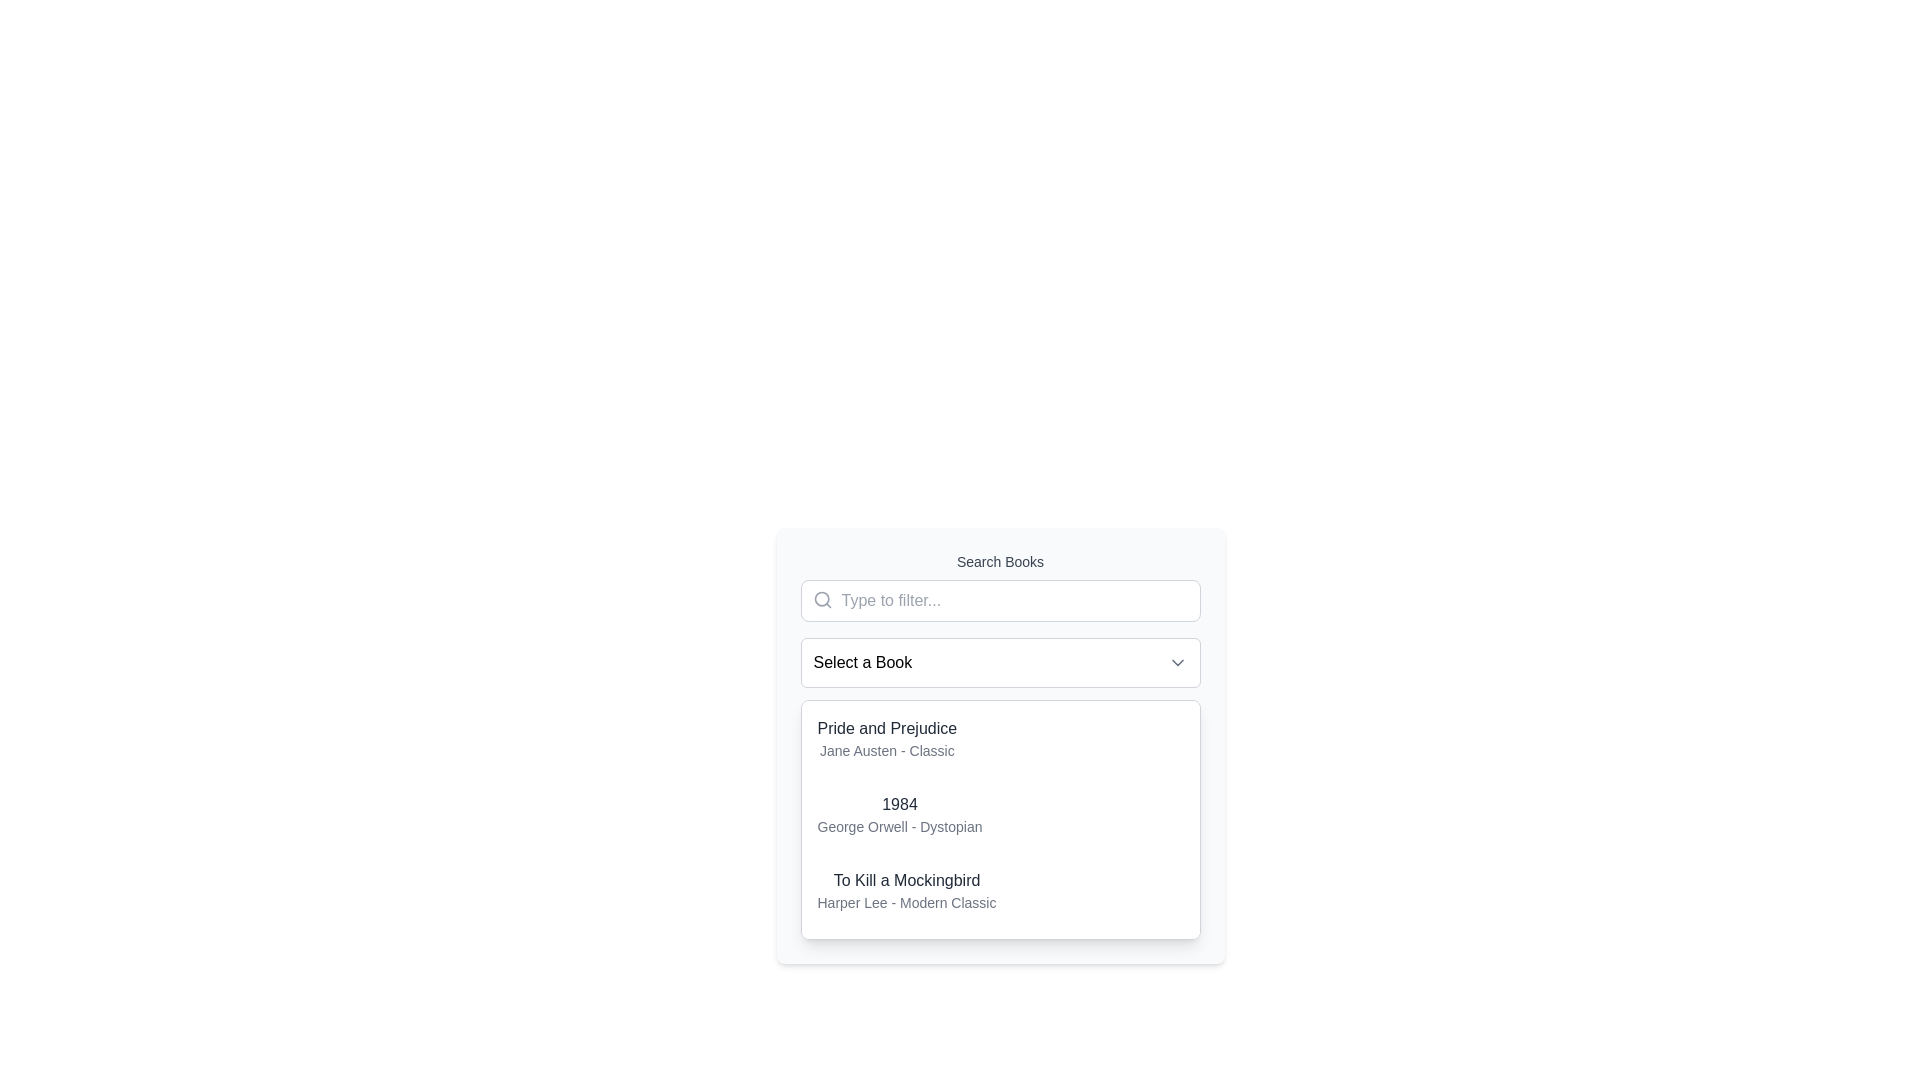 The height and width of the screenshot is (1080, 1920). Describe the element at coordinates (1000, 562) in the screenshot. I see `the 'Search Books' label, which is a medium-sized gray text label located at the top of the search section for filtering books` at that location.